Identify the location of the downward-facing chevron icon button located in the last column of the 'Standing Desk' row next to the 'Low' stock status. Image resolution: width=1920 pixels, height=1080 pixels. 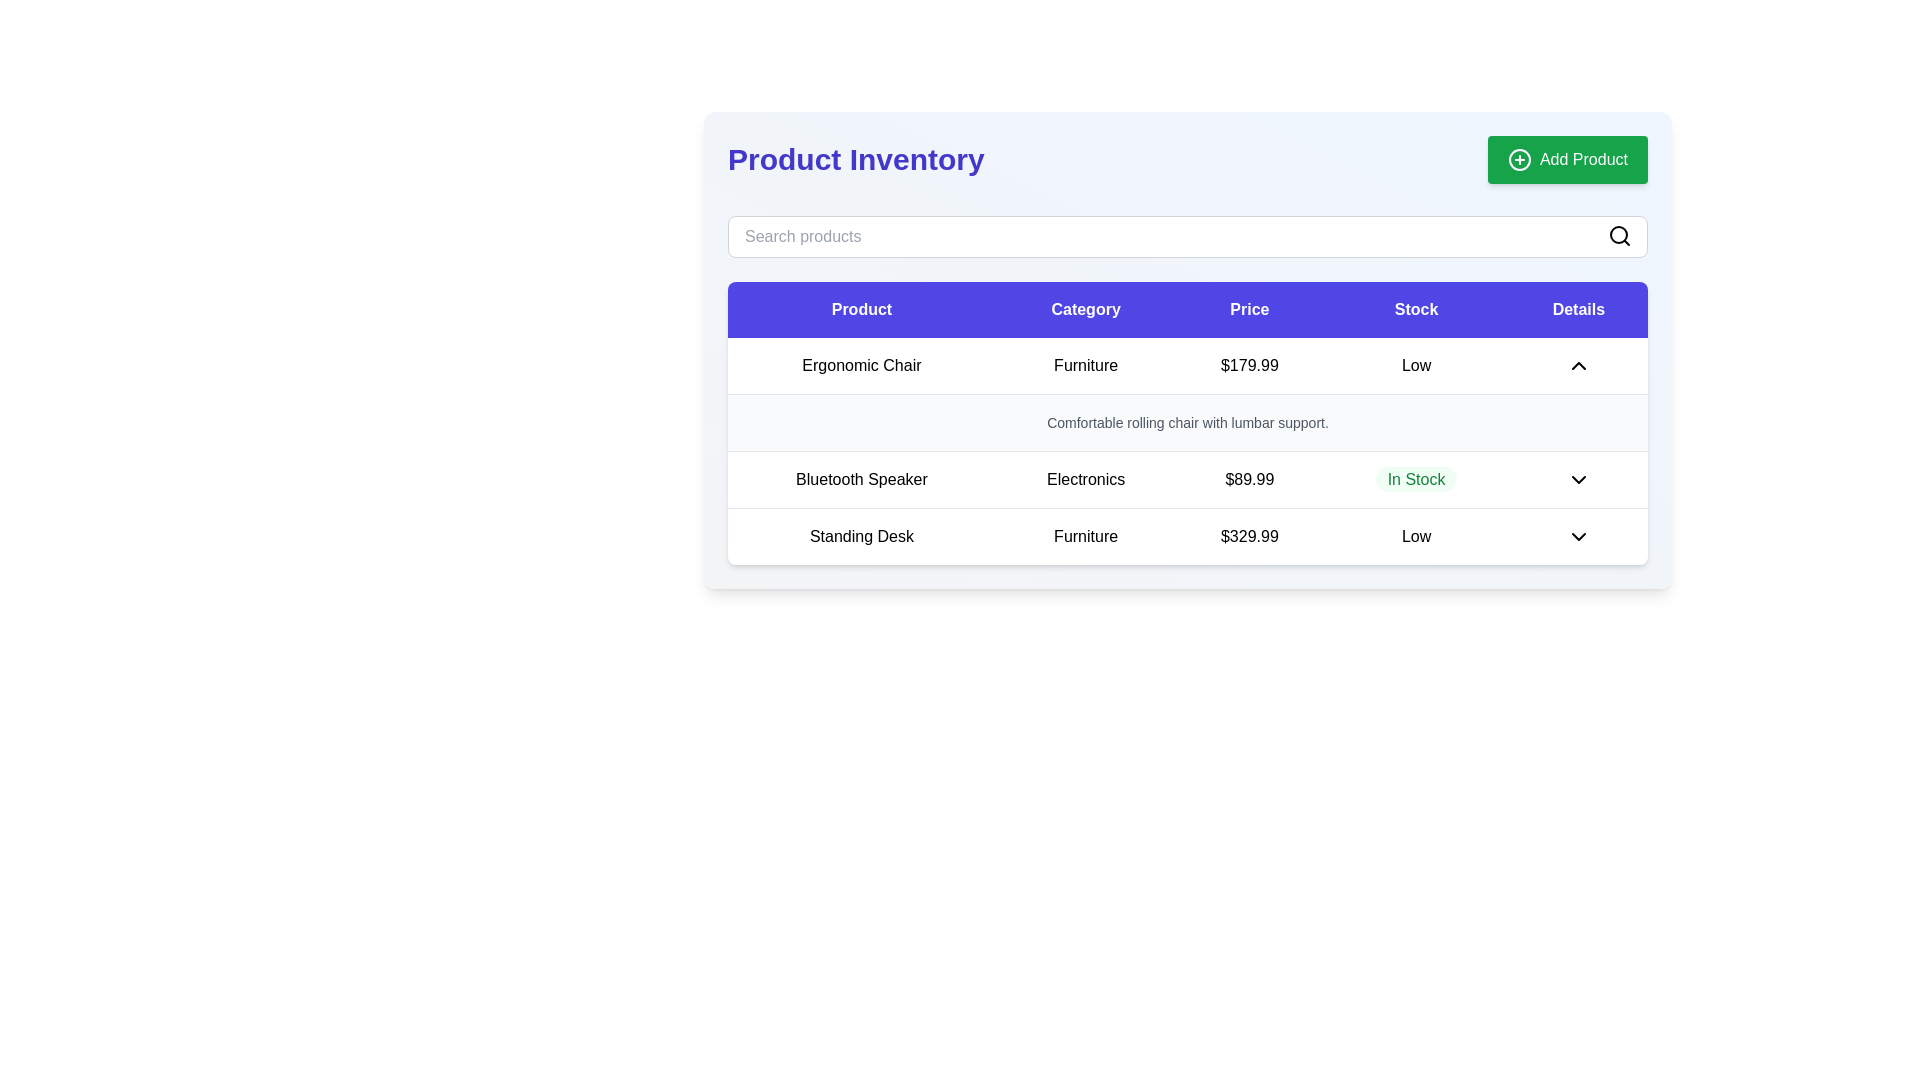
(1577, 535).